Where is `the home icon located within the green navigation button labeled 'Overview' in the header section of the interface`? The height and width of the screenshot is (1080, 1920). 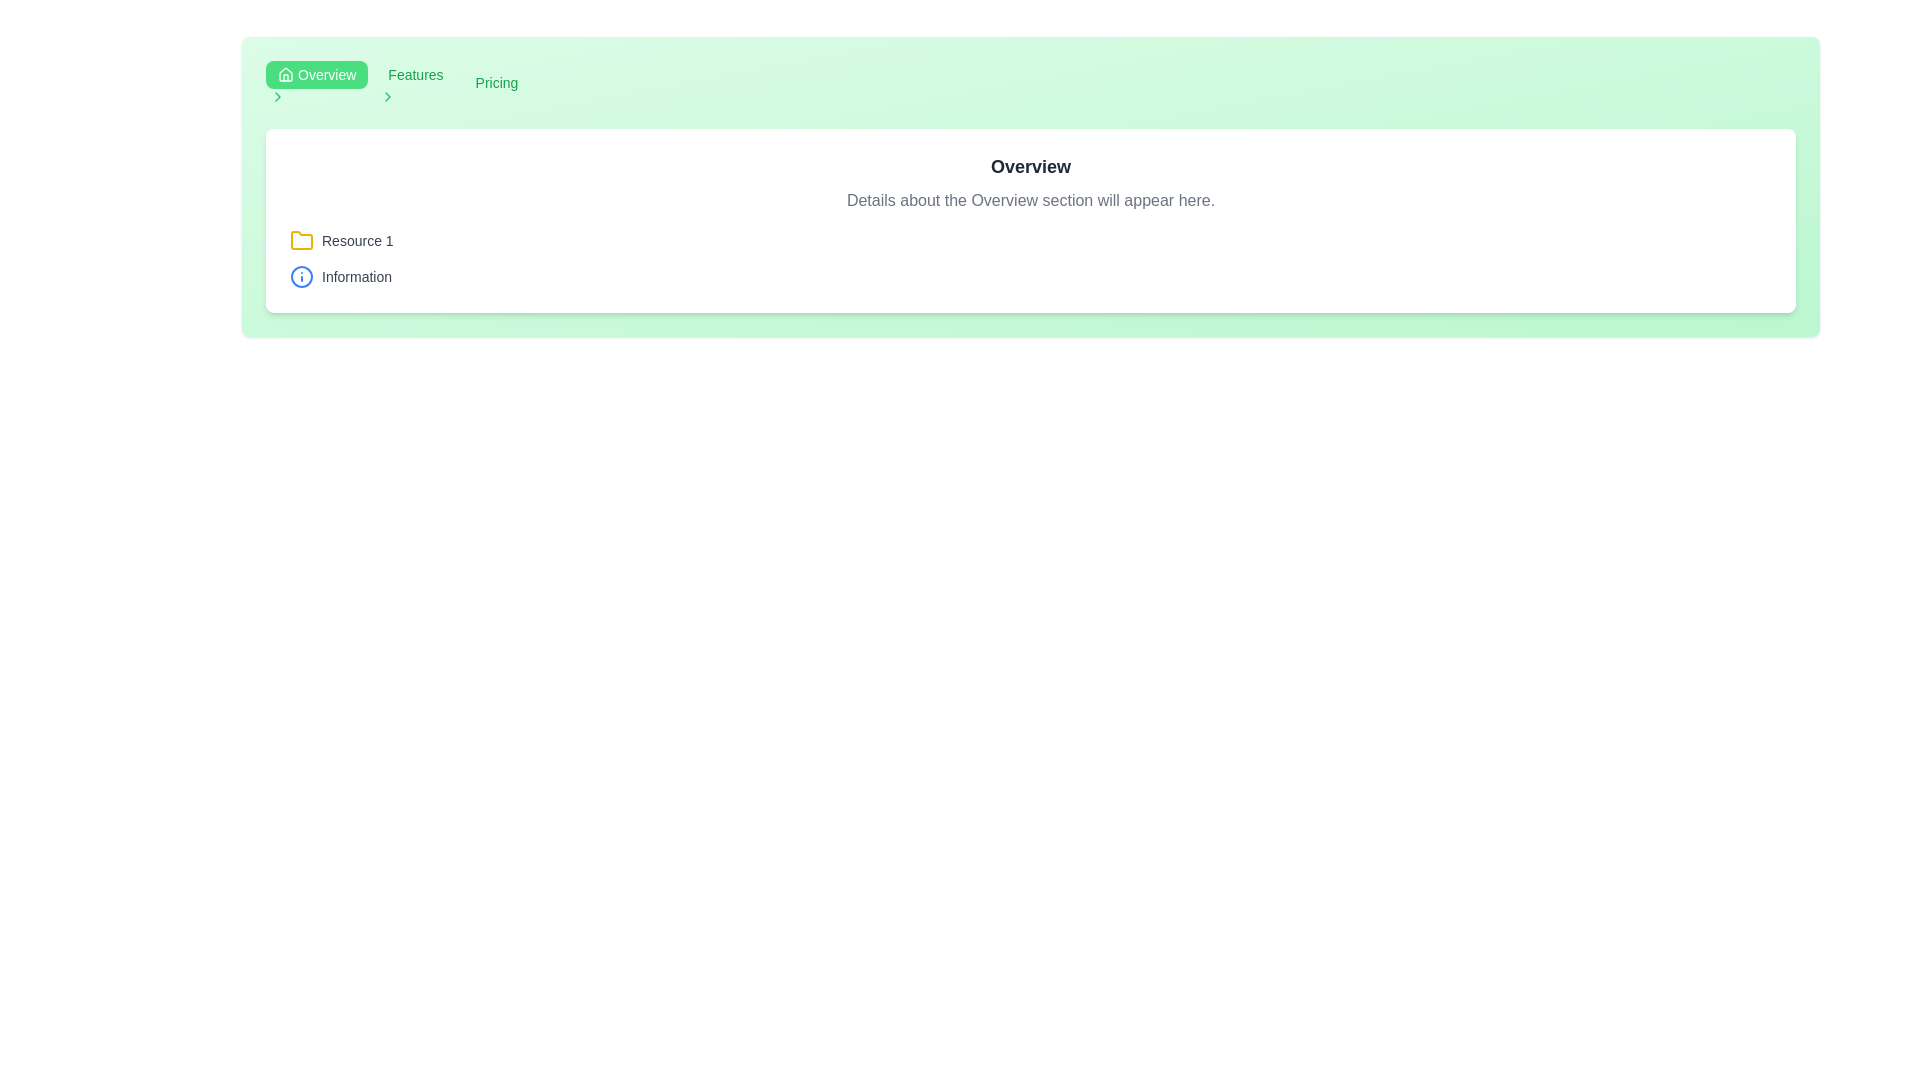 the home icon located within the green navigation button labeled 'Overview' in the header section of the interface is located at coordinates (285, 73).